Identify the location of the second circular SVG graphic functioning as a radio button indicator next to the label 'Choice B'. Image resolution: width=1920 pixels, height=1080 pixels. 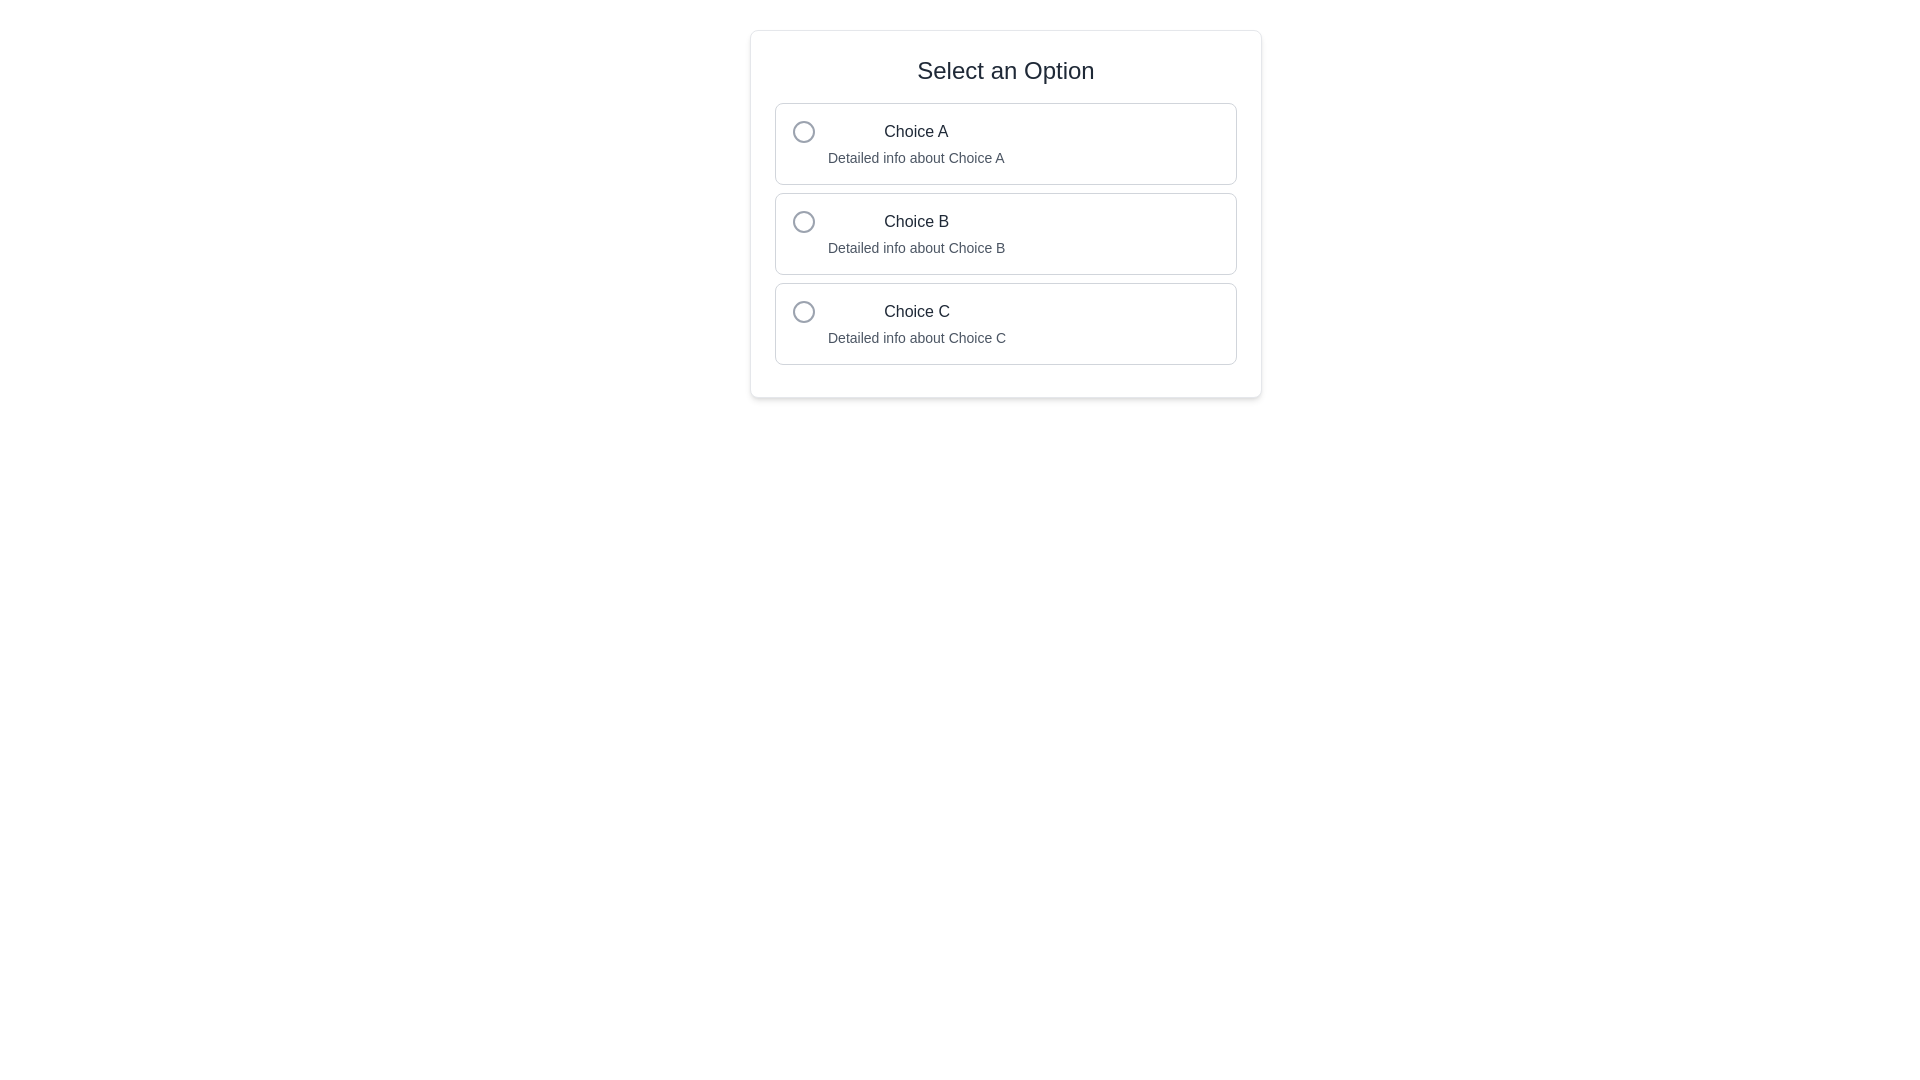
(804, 222).